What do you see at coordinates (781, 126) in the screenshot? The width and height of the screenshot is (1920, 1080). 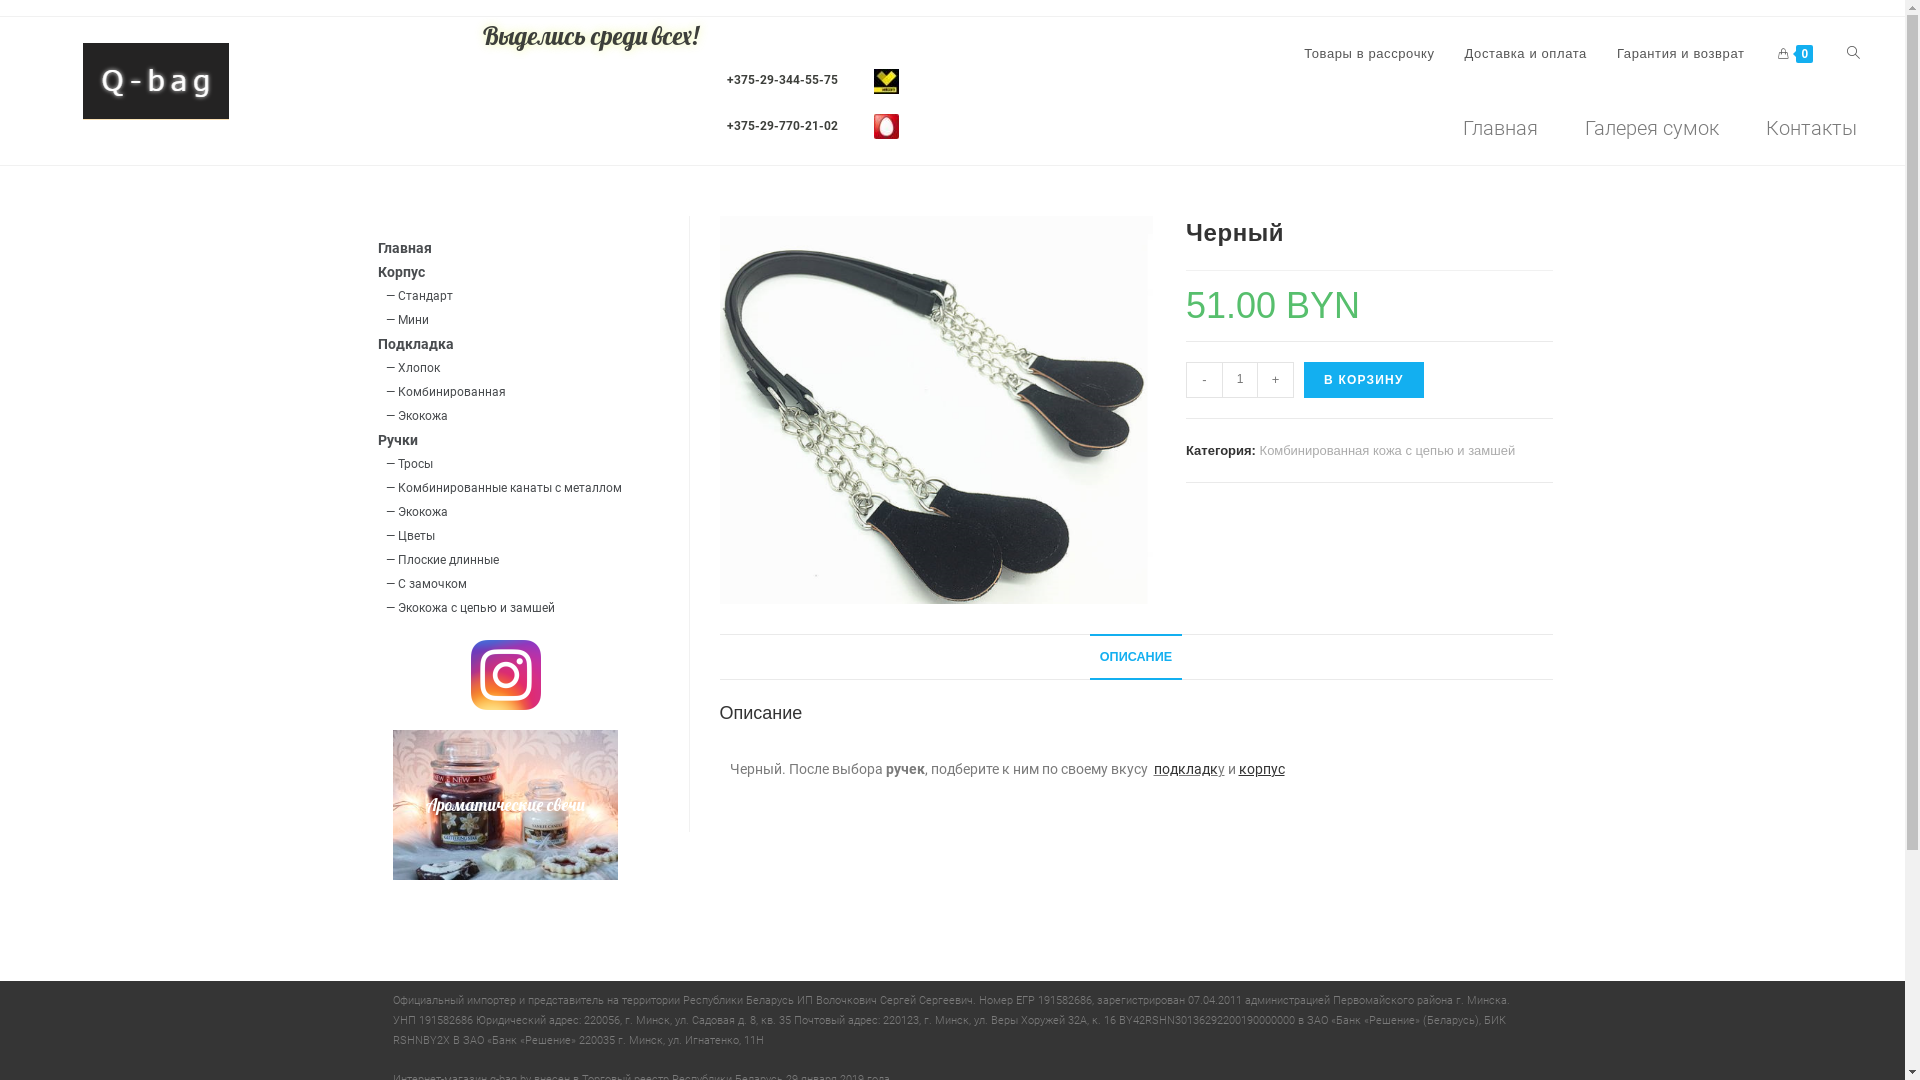 I see `'+375-29-770-21-02'` at bounding box center [781, 126].